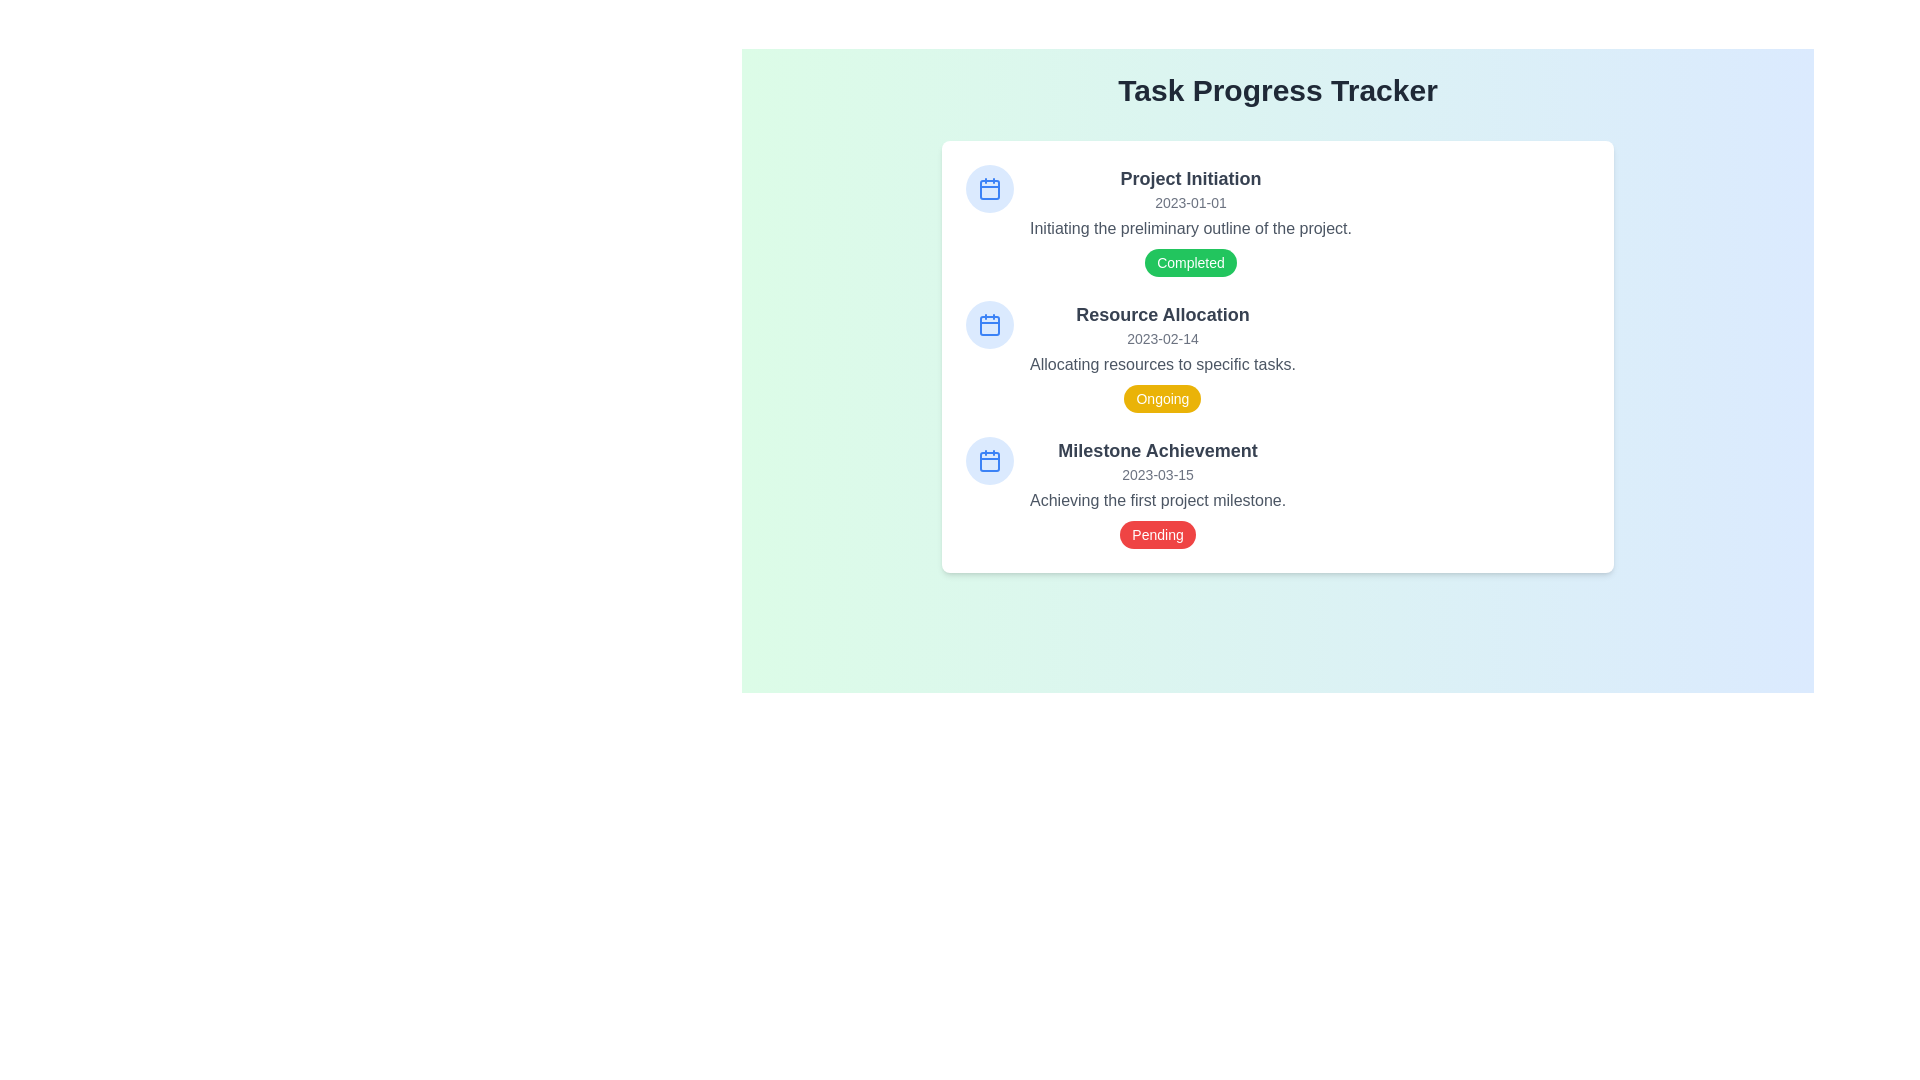  What do you see at coordinates (1190, 220) in the screenshot?
I see `the first milestone summary element, which includes its name, date, description, and status ('Completed'), located at the top center of the interface` at bounding box center [1190, 220].